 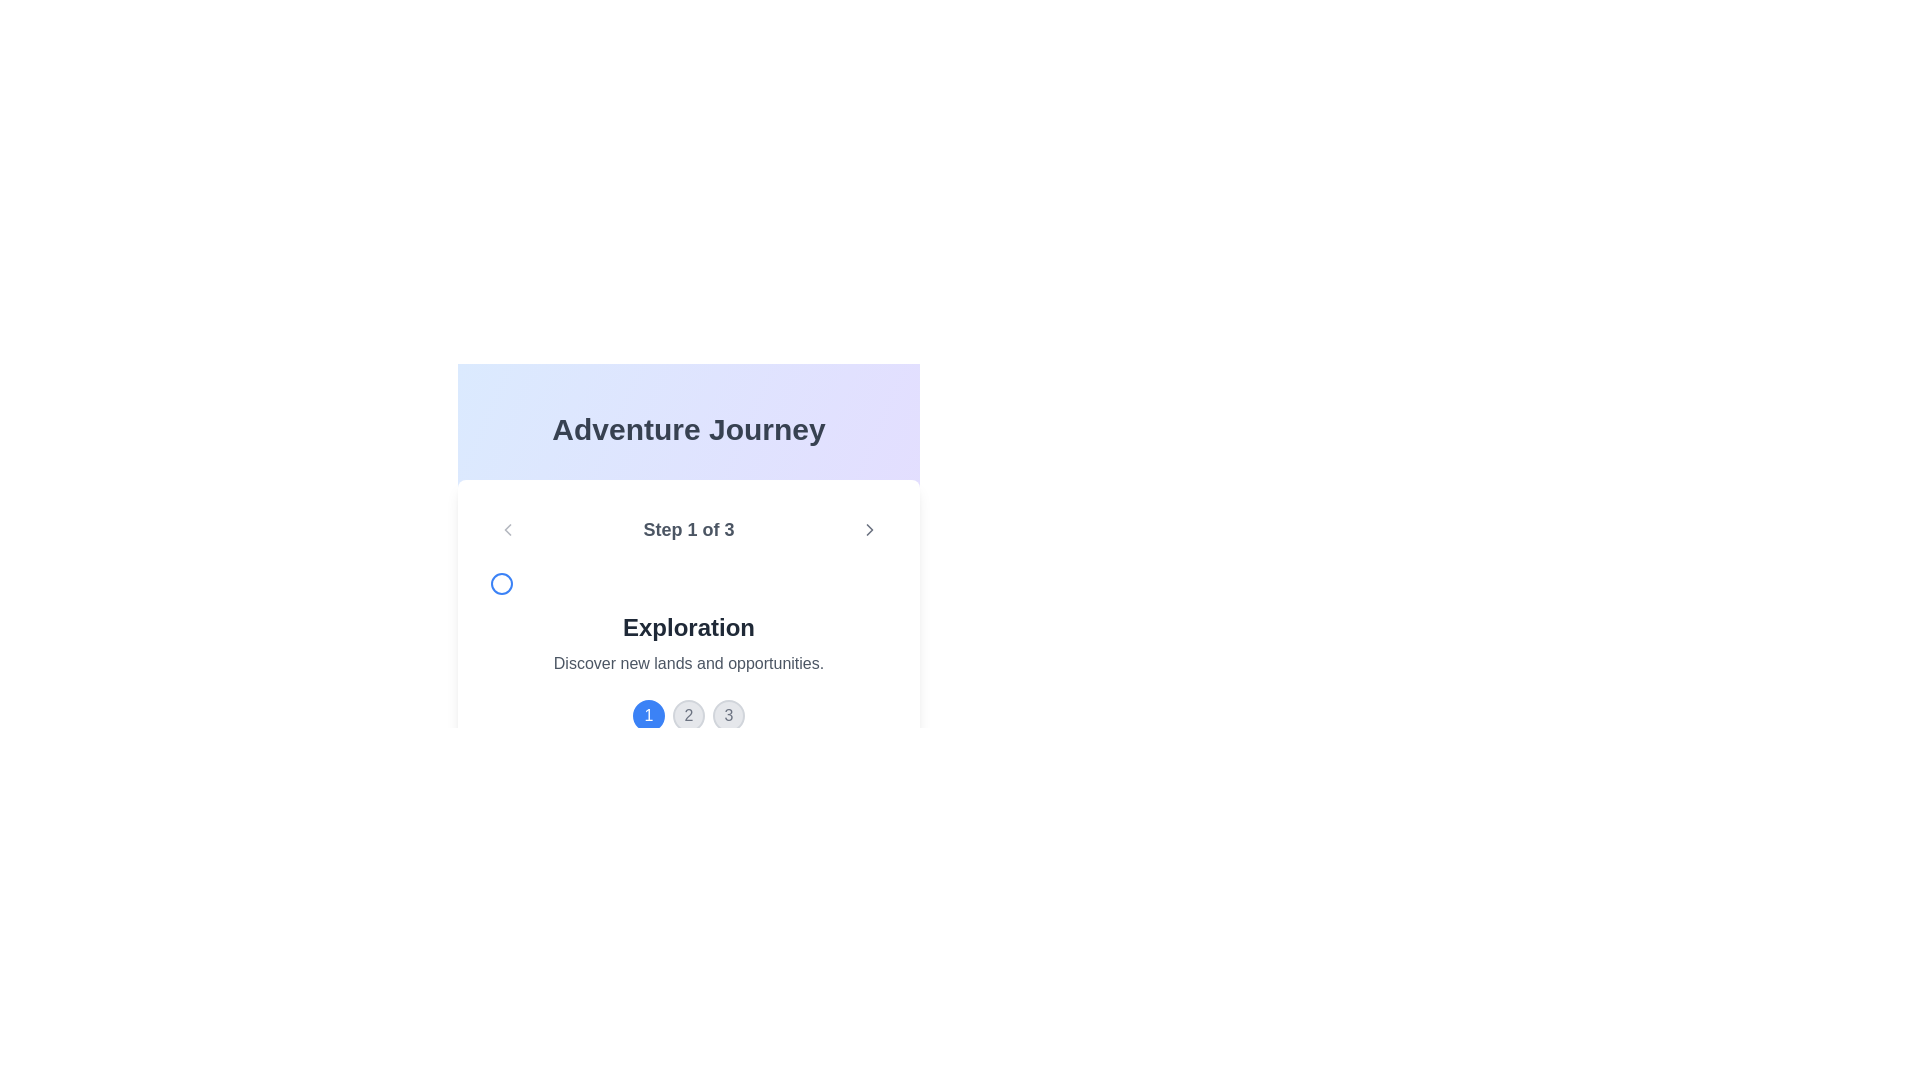 What do you see at coordinates (689, 627) in the screenshot?
I see `the 'Exploration' label, which is a bold, large text in dark gray color, centered horizontally and positioned above a smaller descriptive text and below an icon` at bounding box center [689, 627].